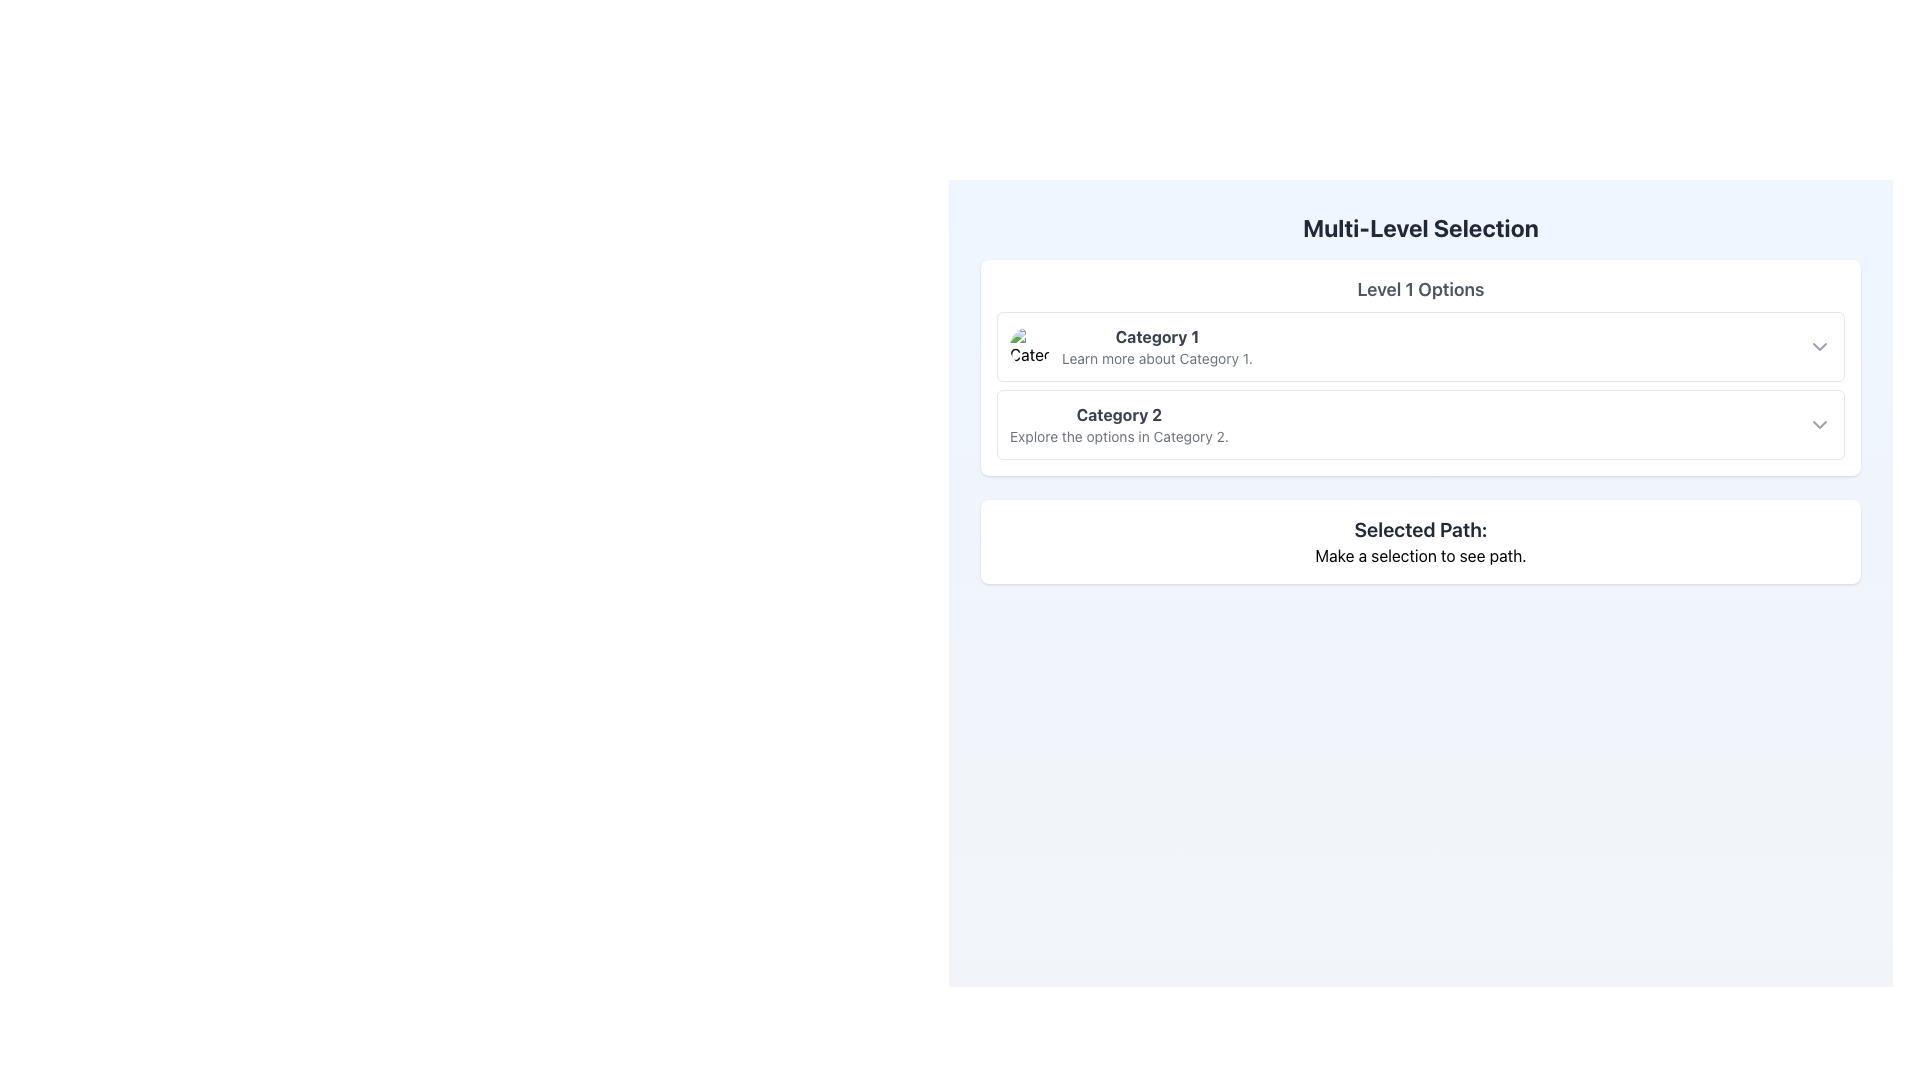  Describe the element at coordinates (1419, 289) in the screenshot. I see `the Text Label that serves as a section header above the options 'Category 1' and 'Category 2.'` at that location.